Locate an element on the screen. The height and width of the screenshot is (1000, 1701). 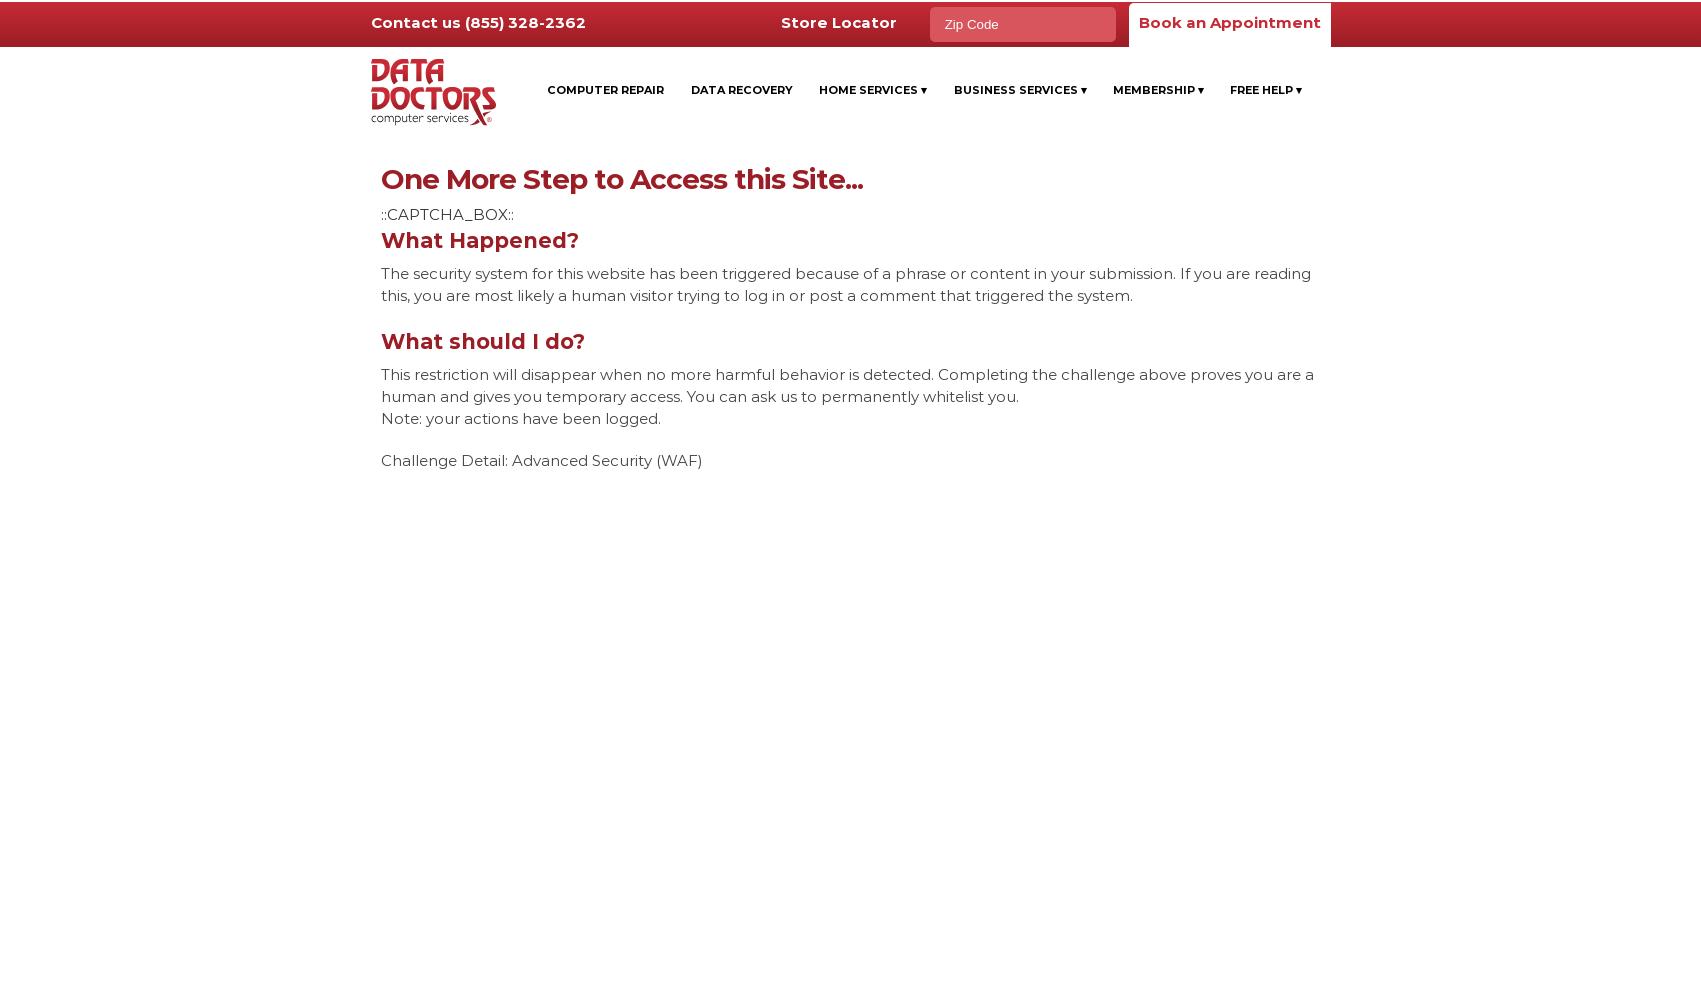
'Store Locator' is located at coordinates (838, 22).